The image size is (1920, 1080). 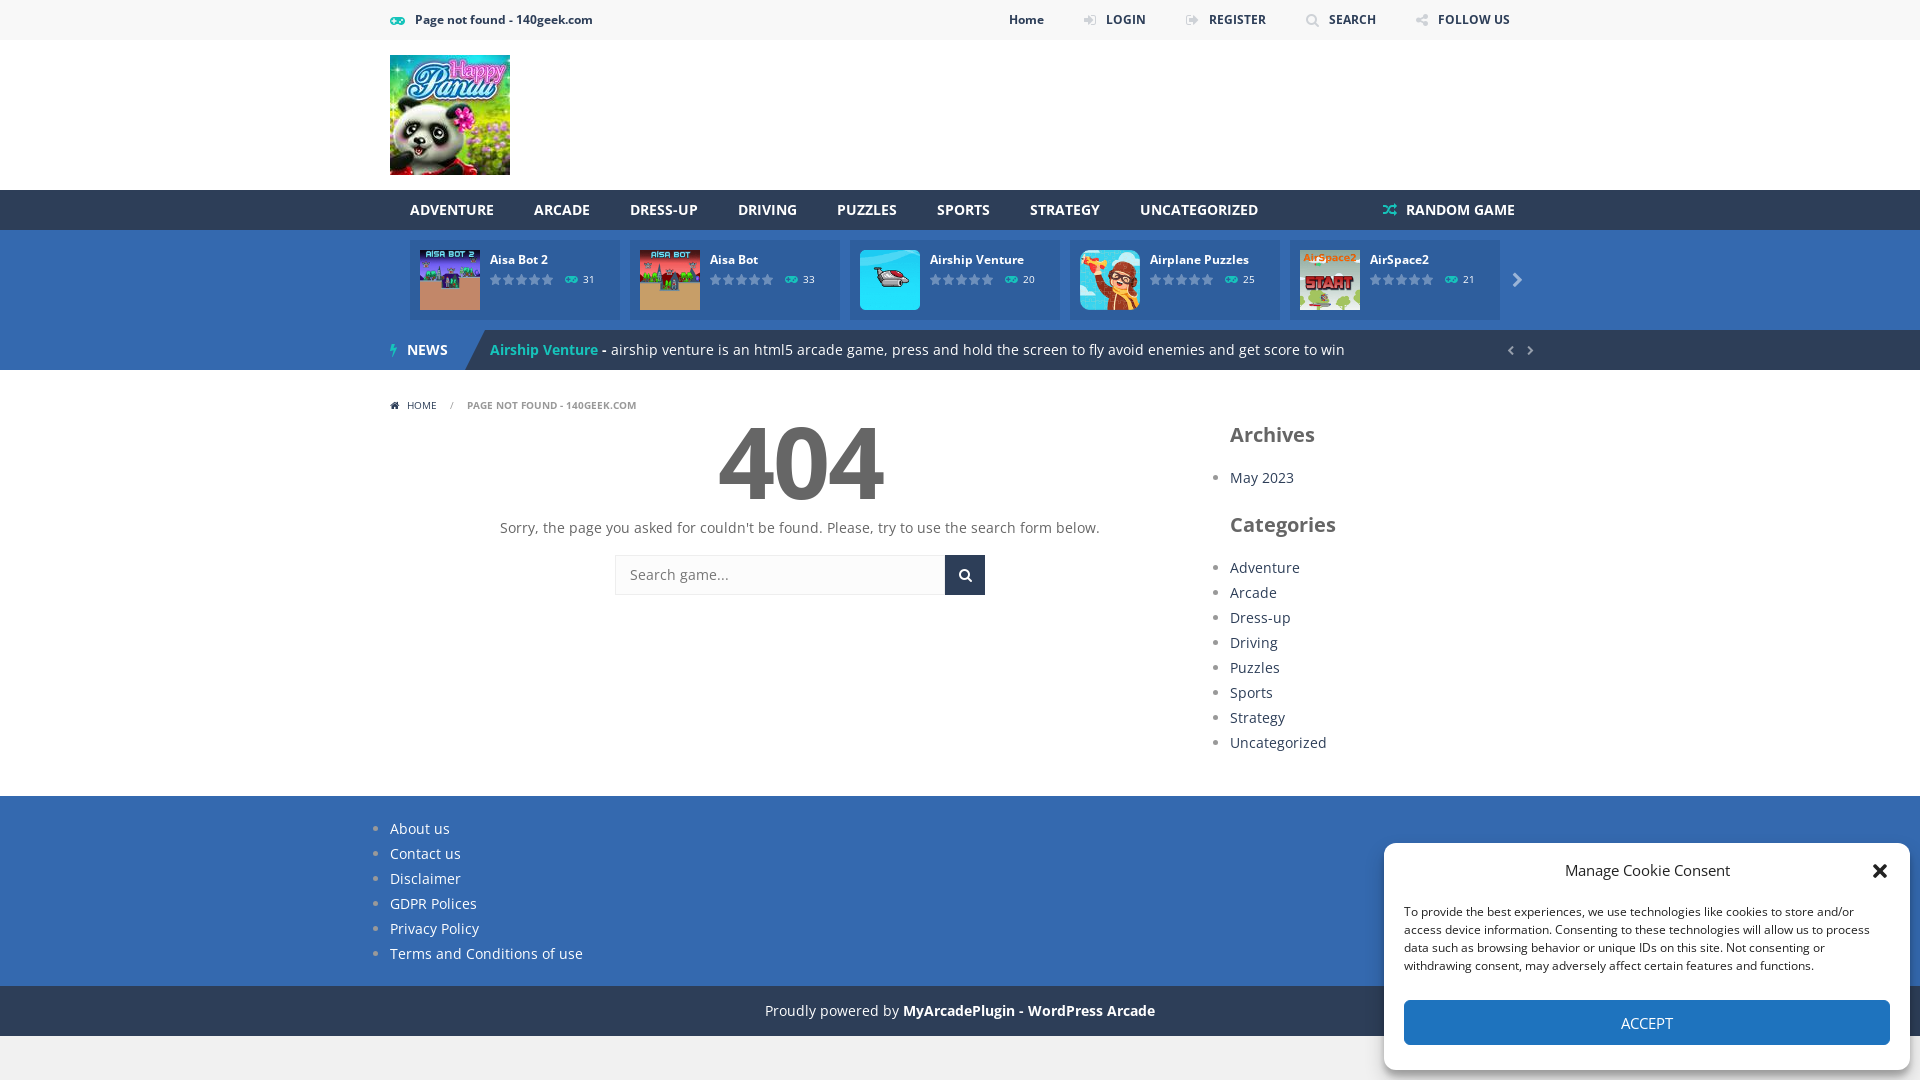 I want to click on 'May 2023', so click(x=1261, y=477).